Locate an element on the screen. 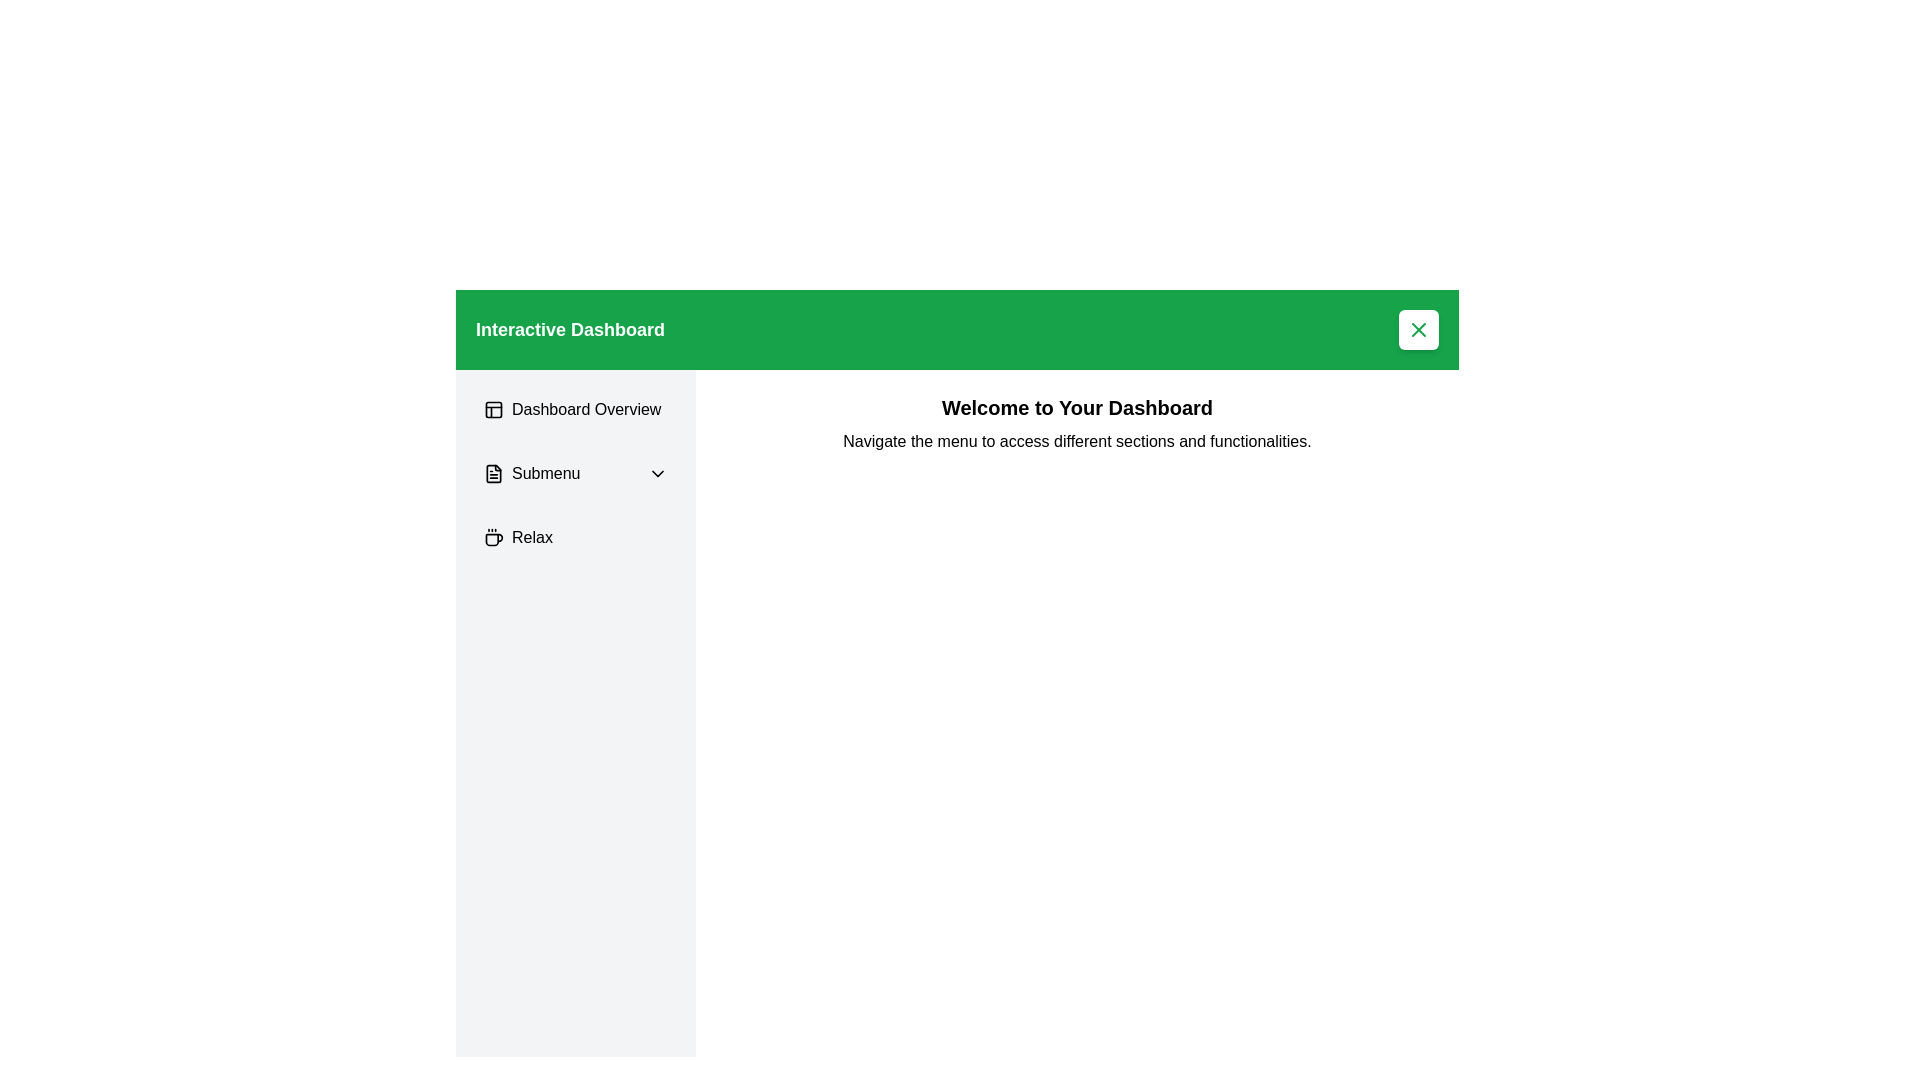 The width and height of the screenshot is (1920, 1080). header text 'Welcome to Your Dashboard' which is prominently displayed in a large bold font at the top of the content area below the green header bar is located at coordinates (1076, 407).